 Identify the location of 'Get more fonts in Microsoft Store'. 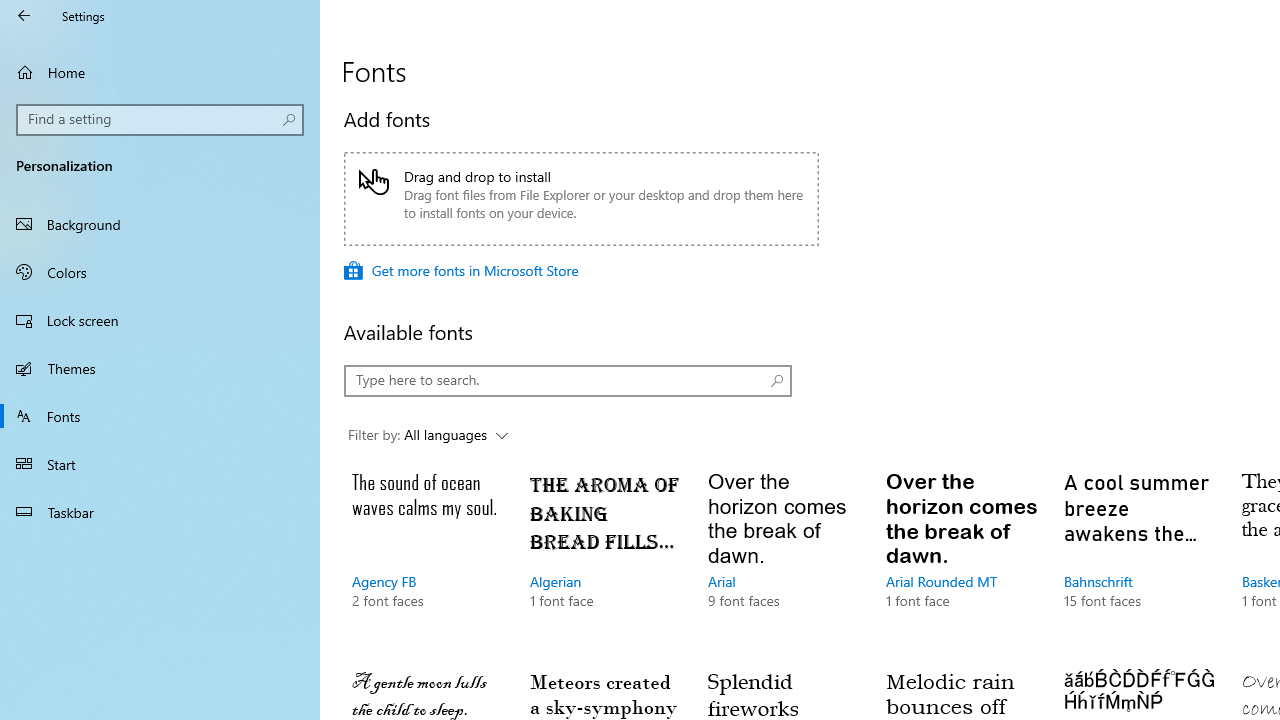
(460, 270).